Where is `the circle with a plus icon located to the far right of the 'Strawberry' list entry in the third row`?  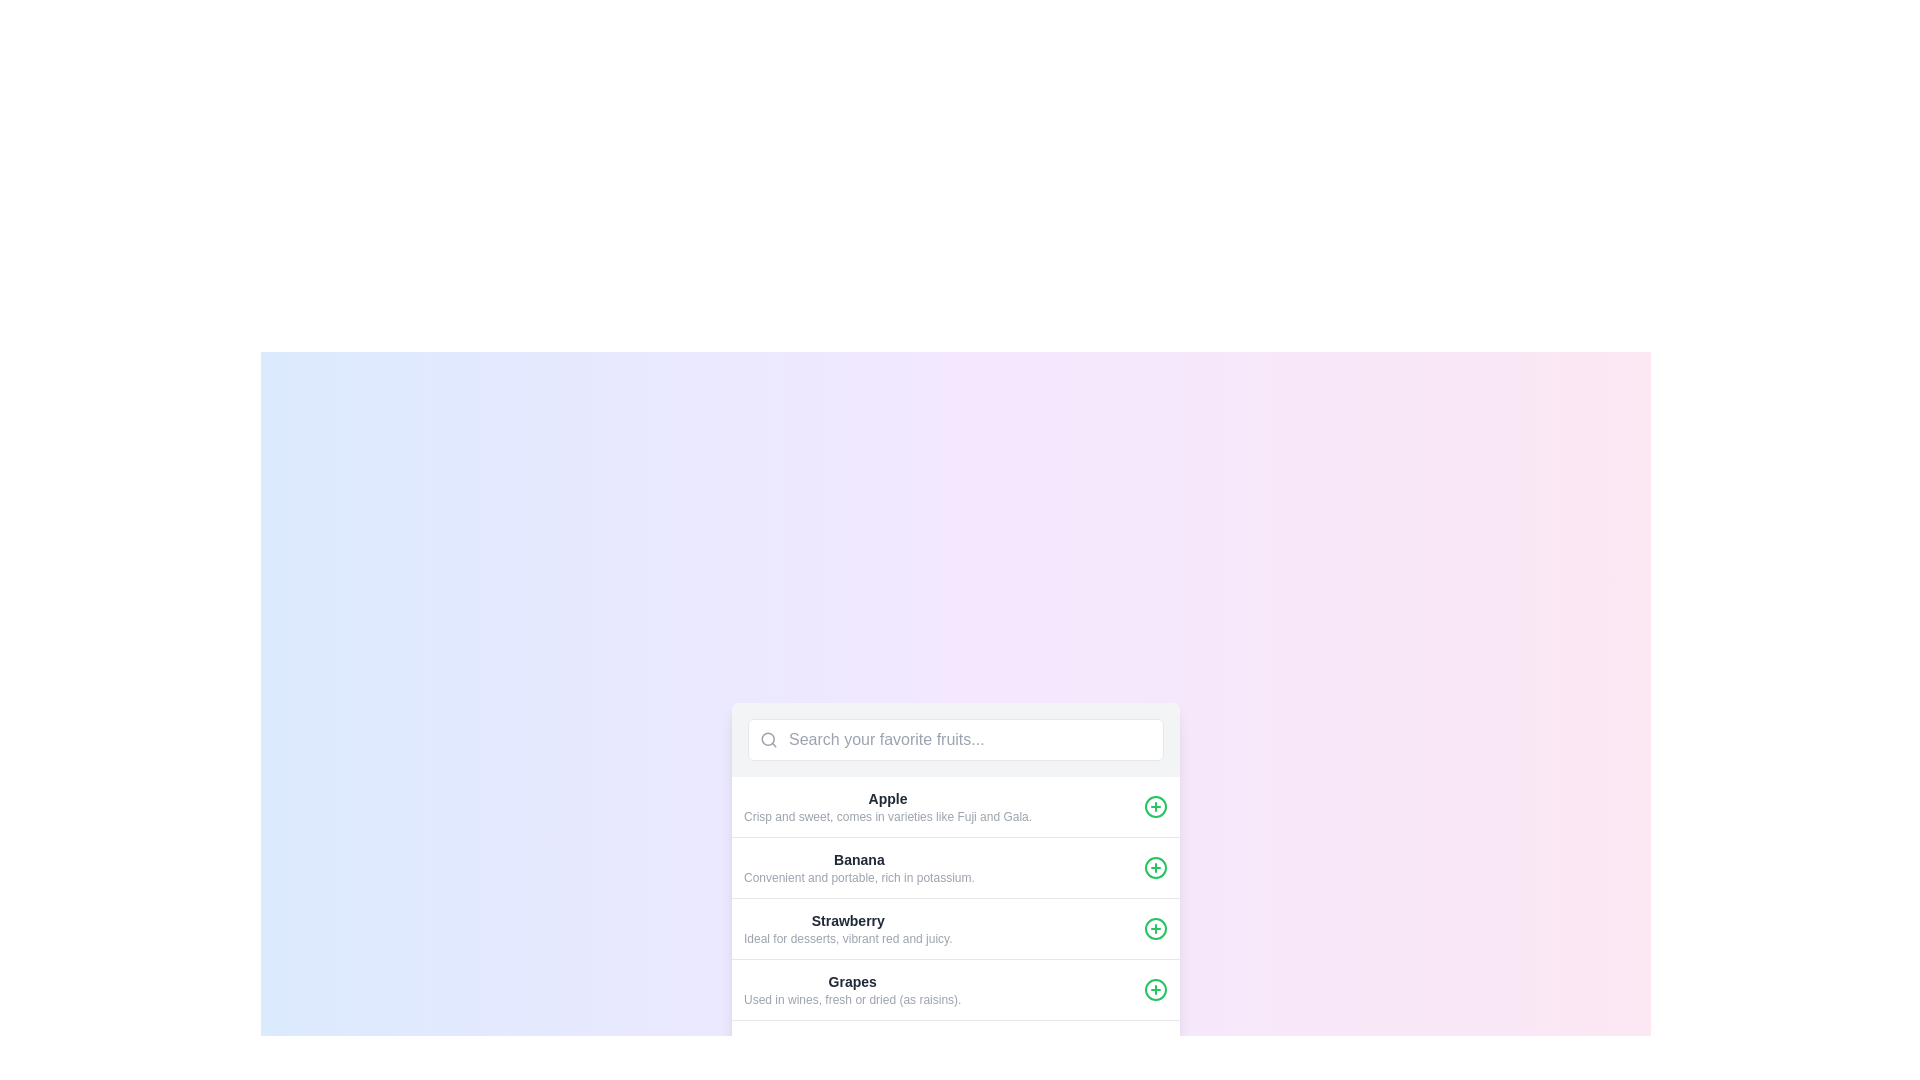 the circle with a plus icon located to the far right of the 'Strawberry' list entry in the third row is located at coordinates (1156, 929).